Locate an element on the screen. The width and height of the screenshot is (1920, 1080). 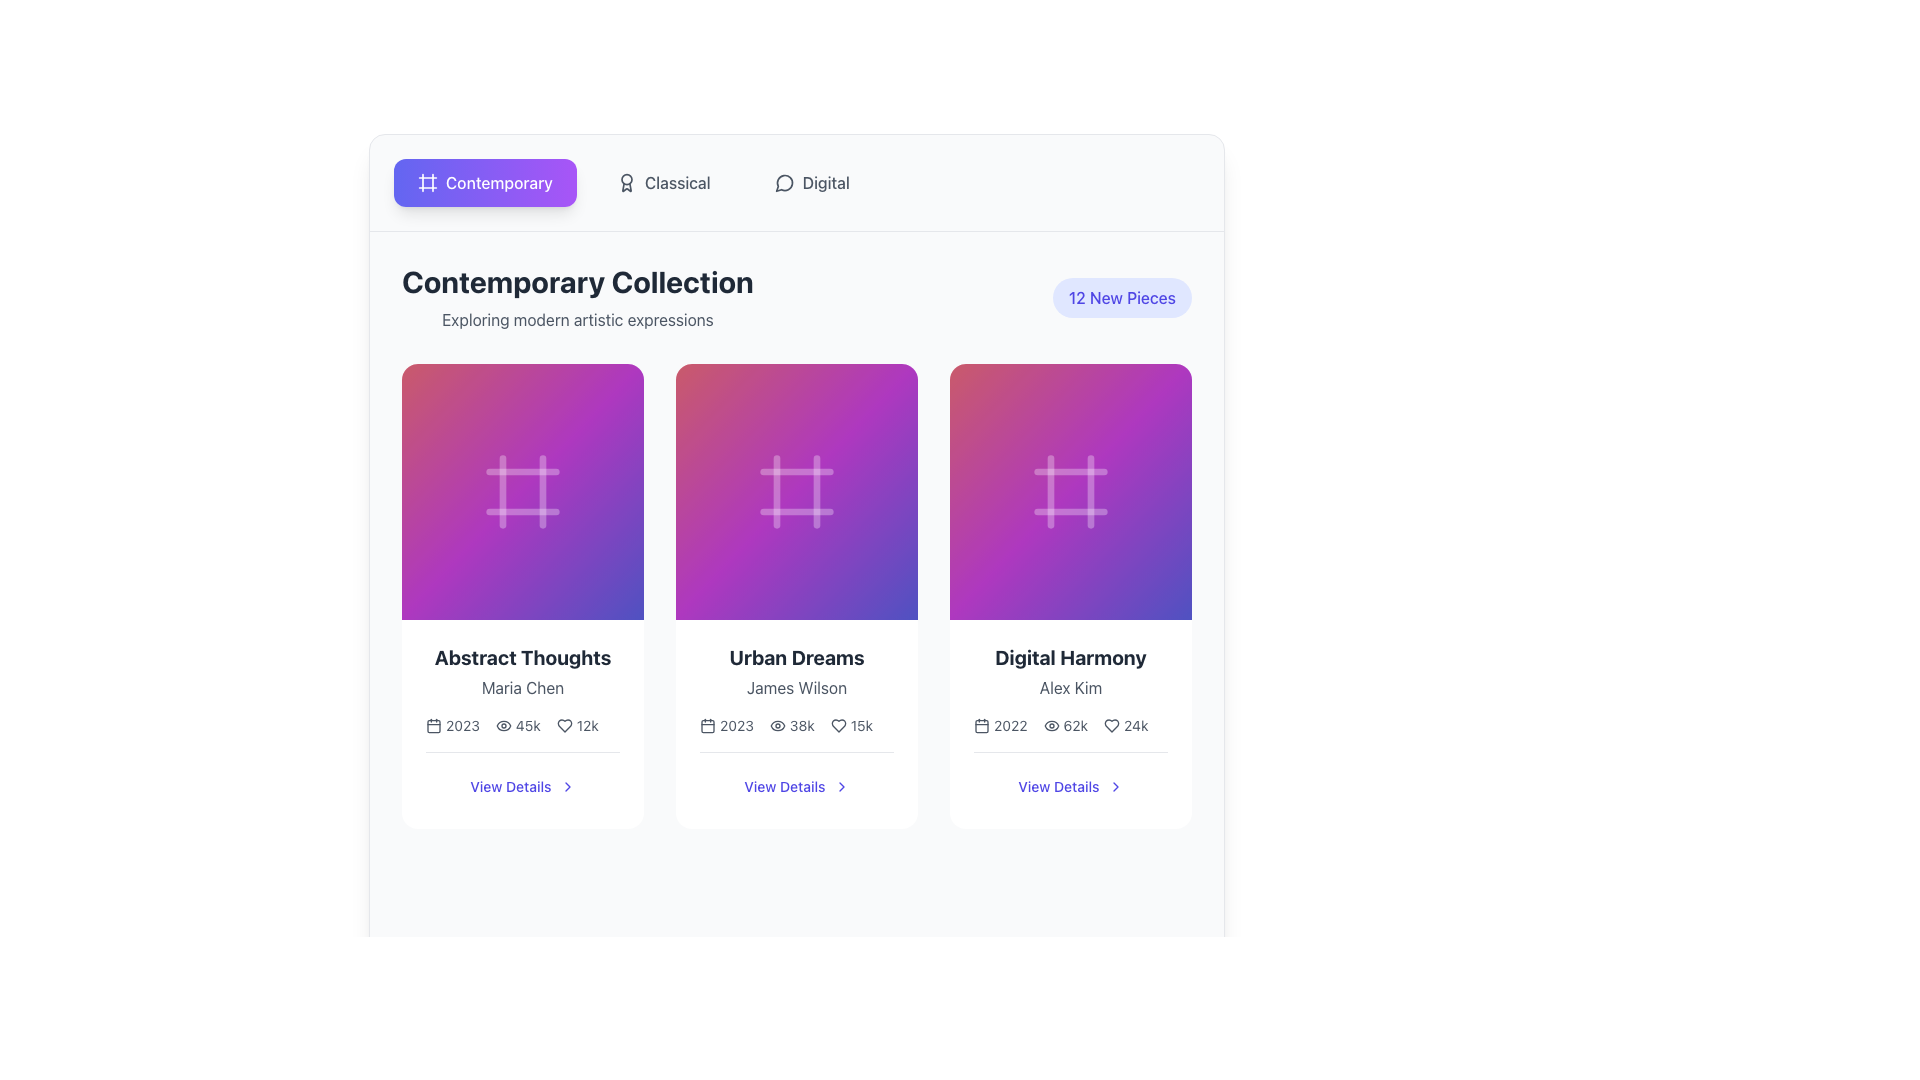
displayed statistics from the Text element summarizing the collection's year, view count, and like count, located centrally below the title 'Abstract Thoughts' by 'Maria Chen' is located at coordinates (523, 725).